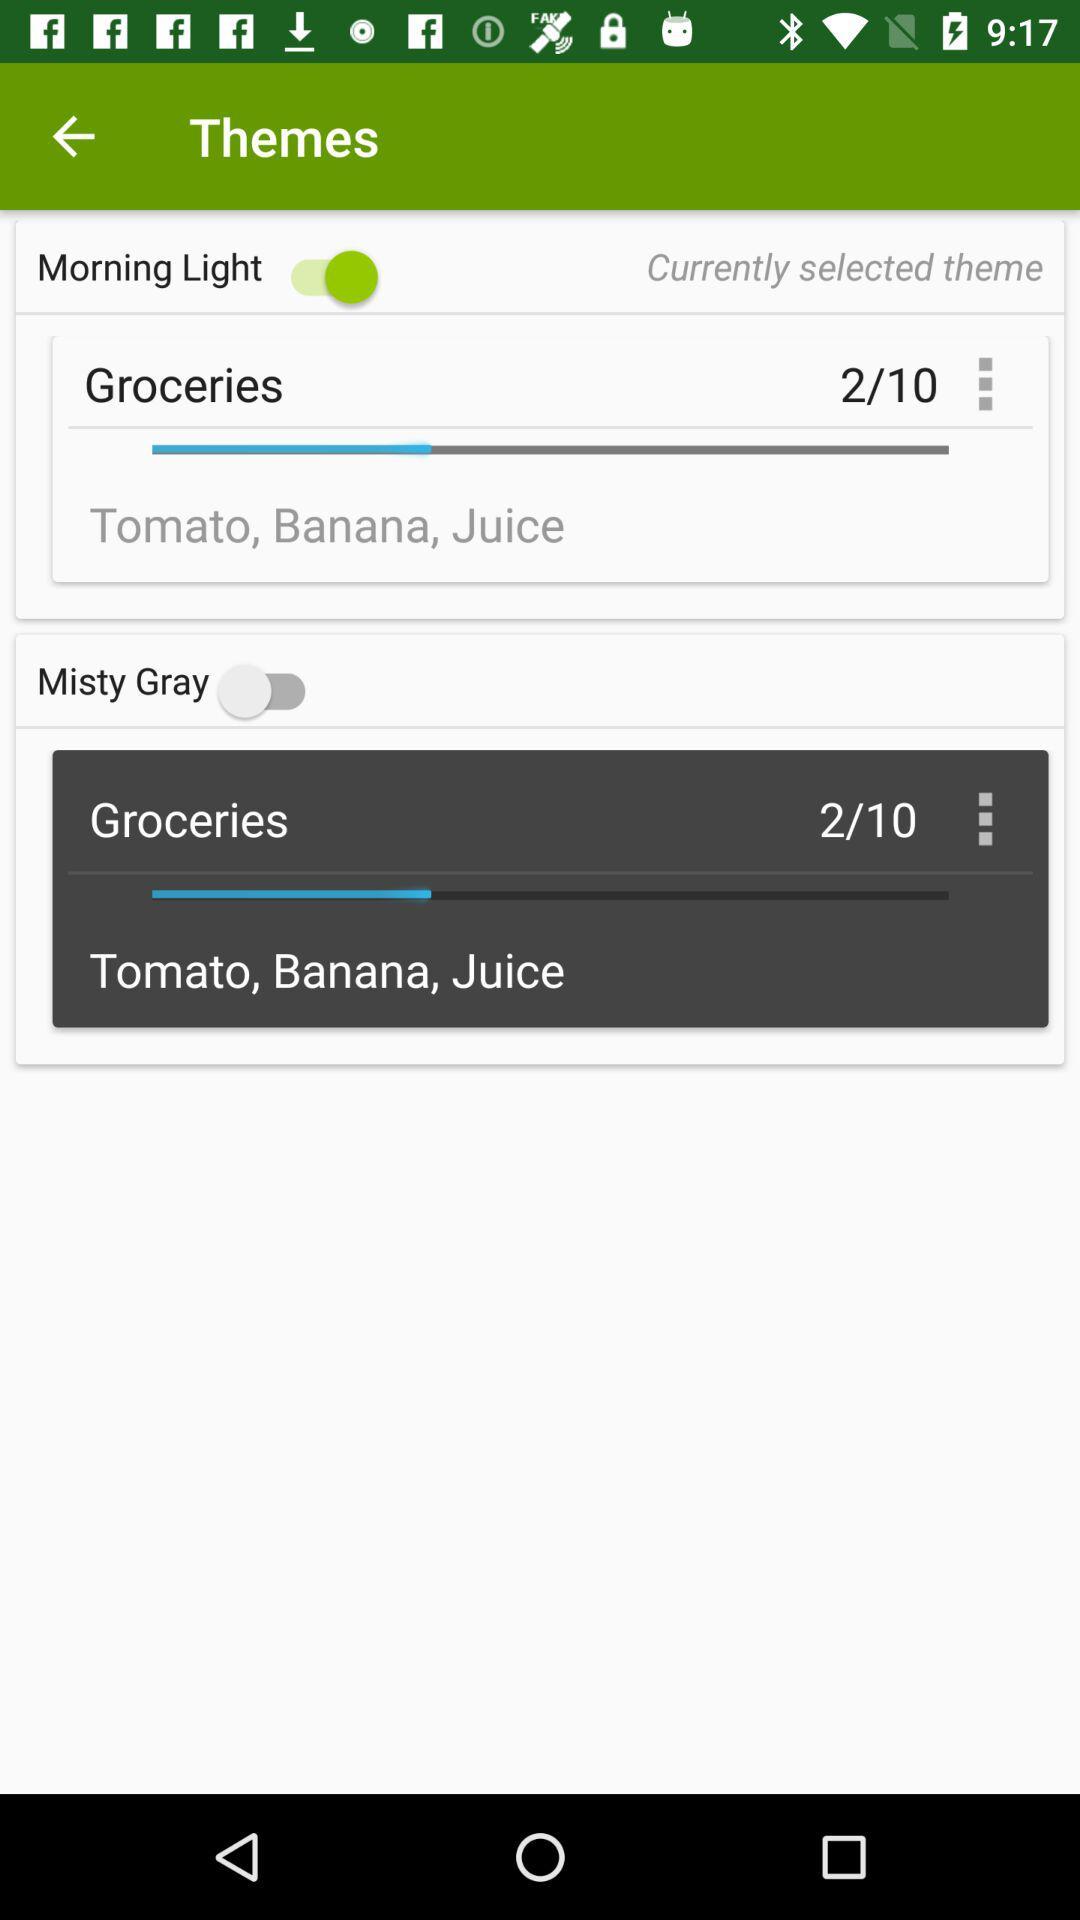 The image size is (1080, 1920). What do you see at coordinates (551, 458) in the screenshot?
I see `the text under the morning light` at bounding box center [551, 458].